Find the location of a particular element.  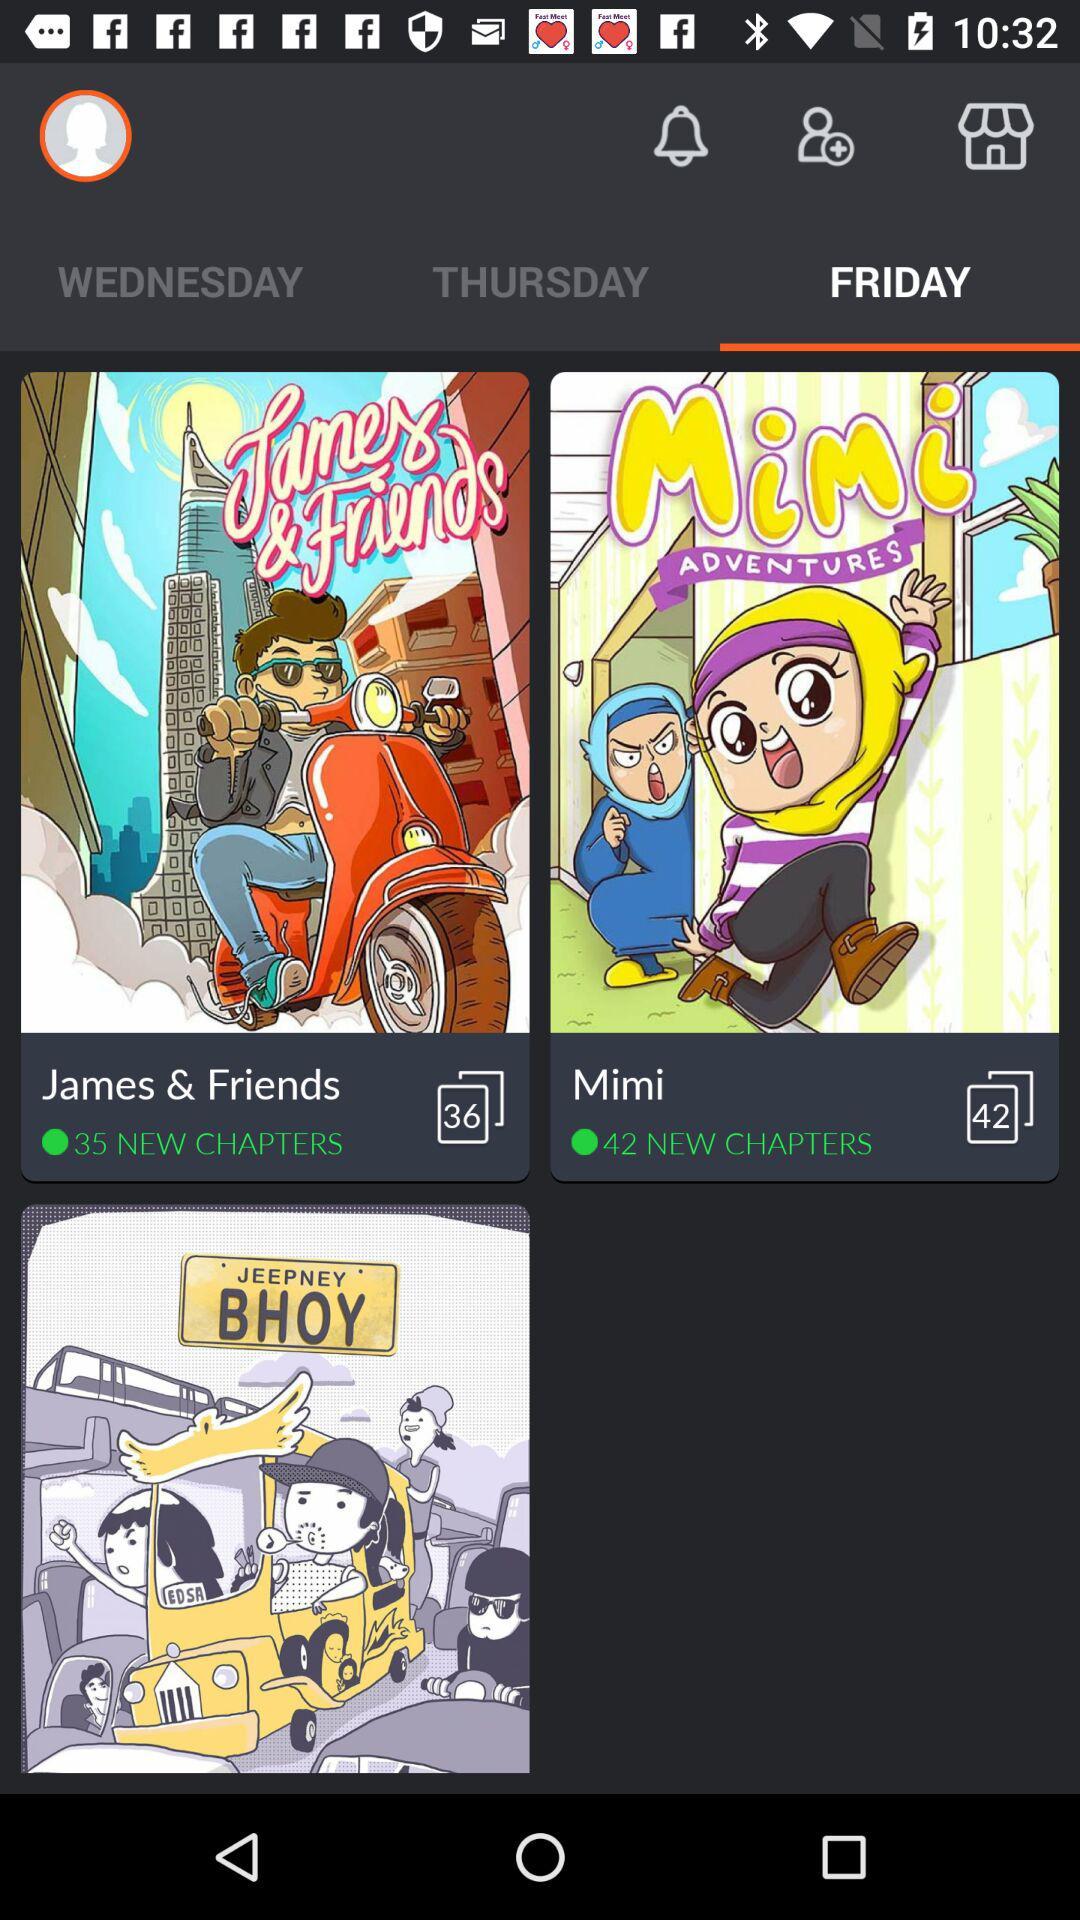

the friday  item is located at coordinates (898, 279).